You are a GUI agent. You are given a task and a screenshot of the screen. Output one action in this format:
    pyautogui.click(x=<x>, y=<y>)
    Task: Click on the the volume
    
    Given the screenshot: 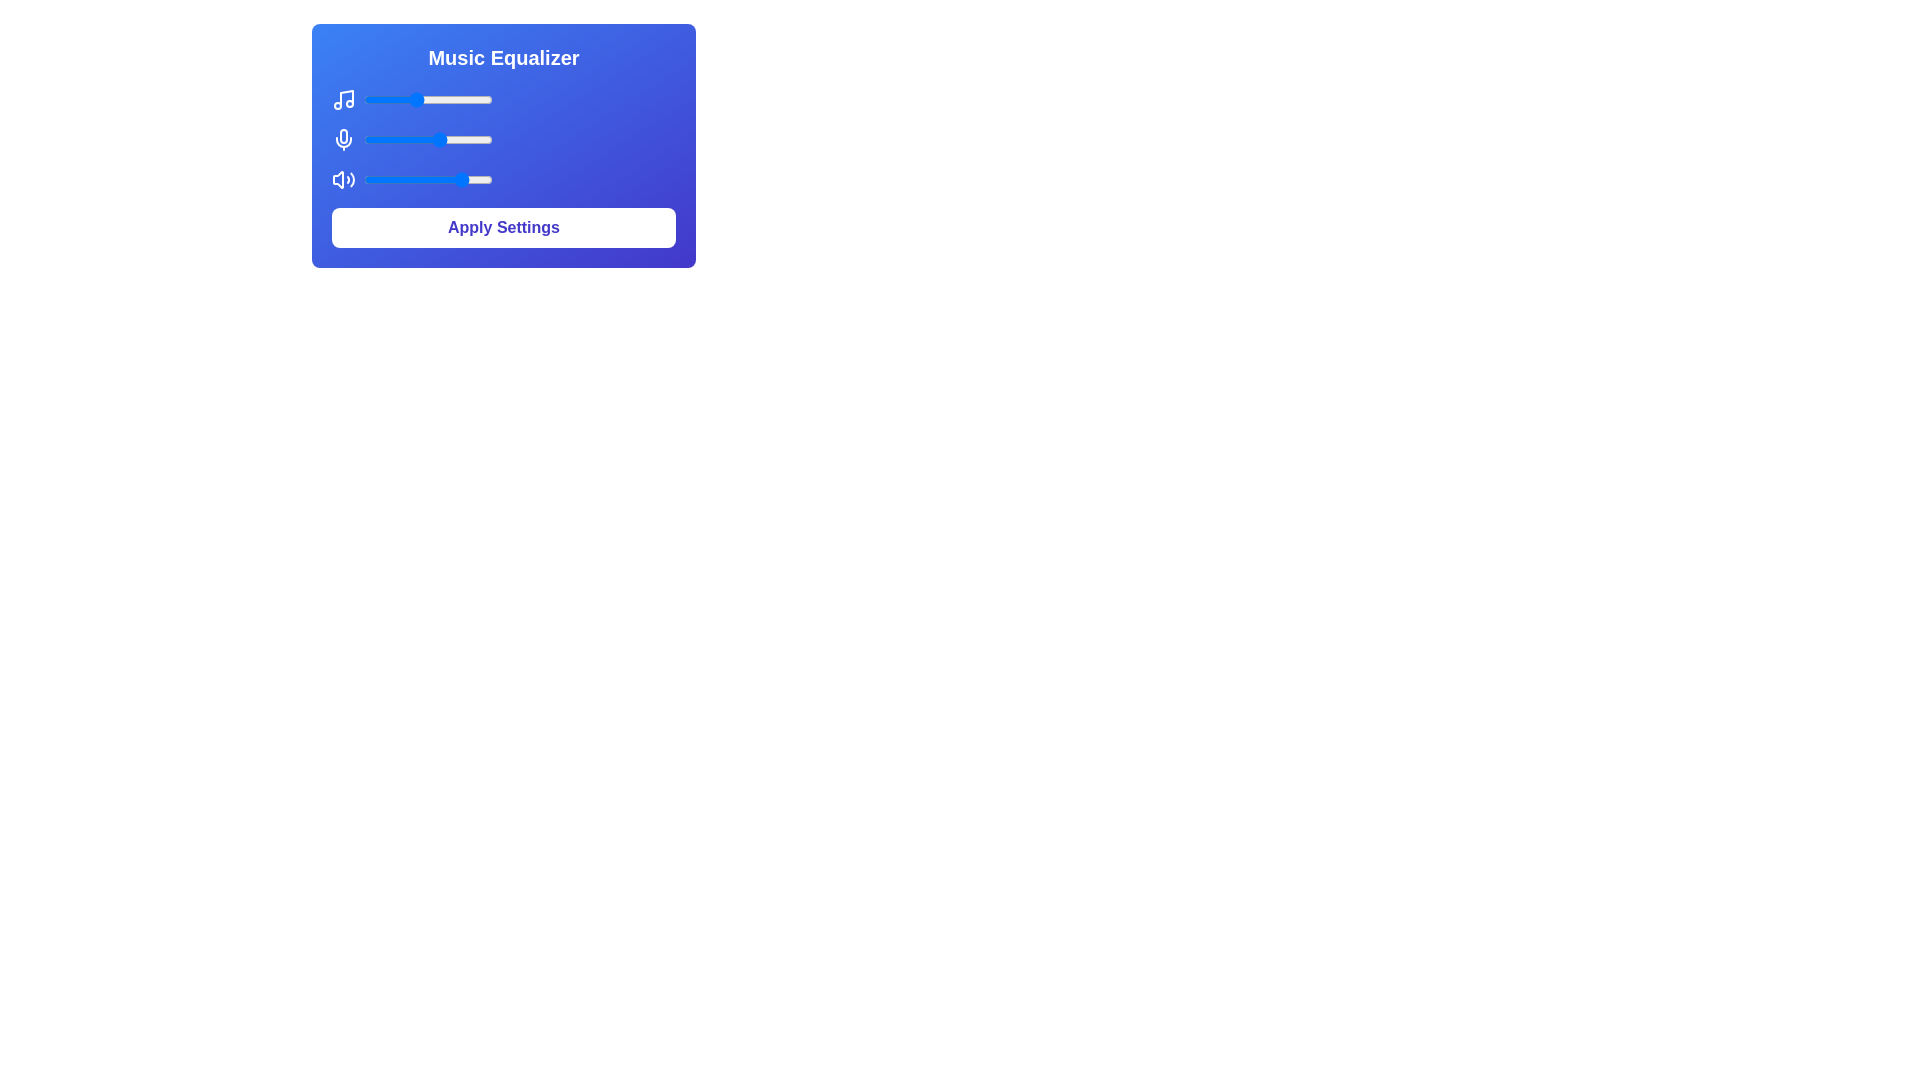 What is the action you would take?
    pyautogui.click(x=455, y=180)
    